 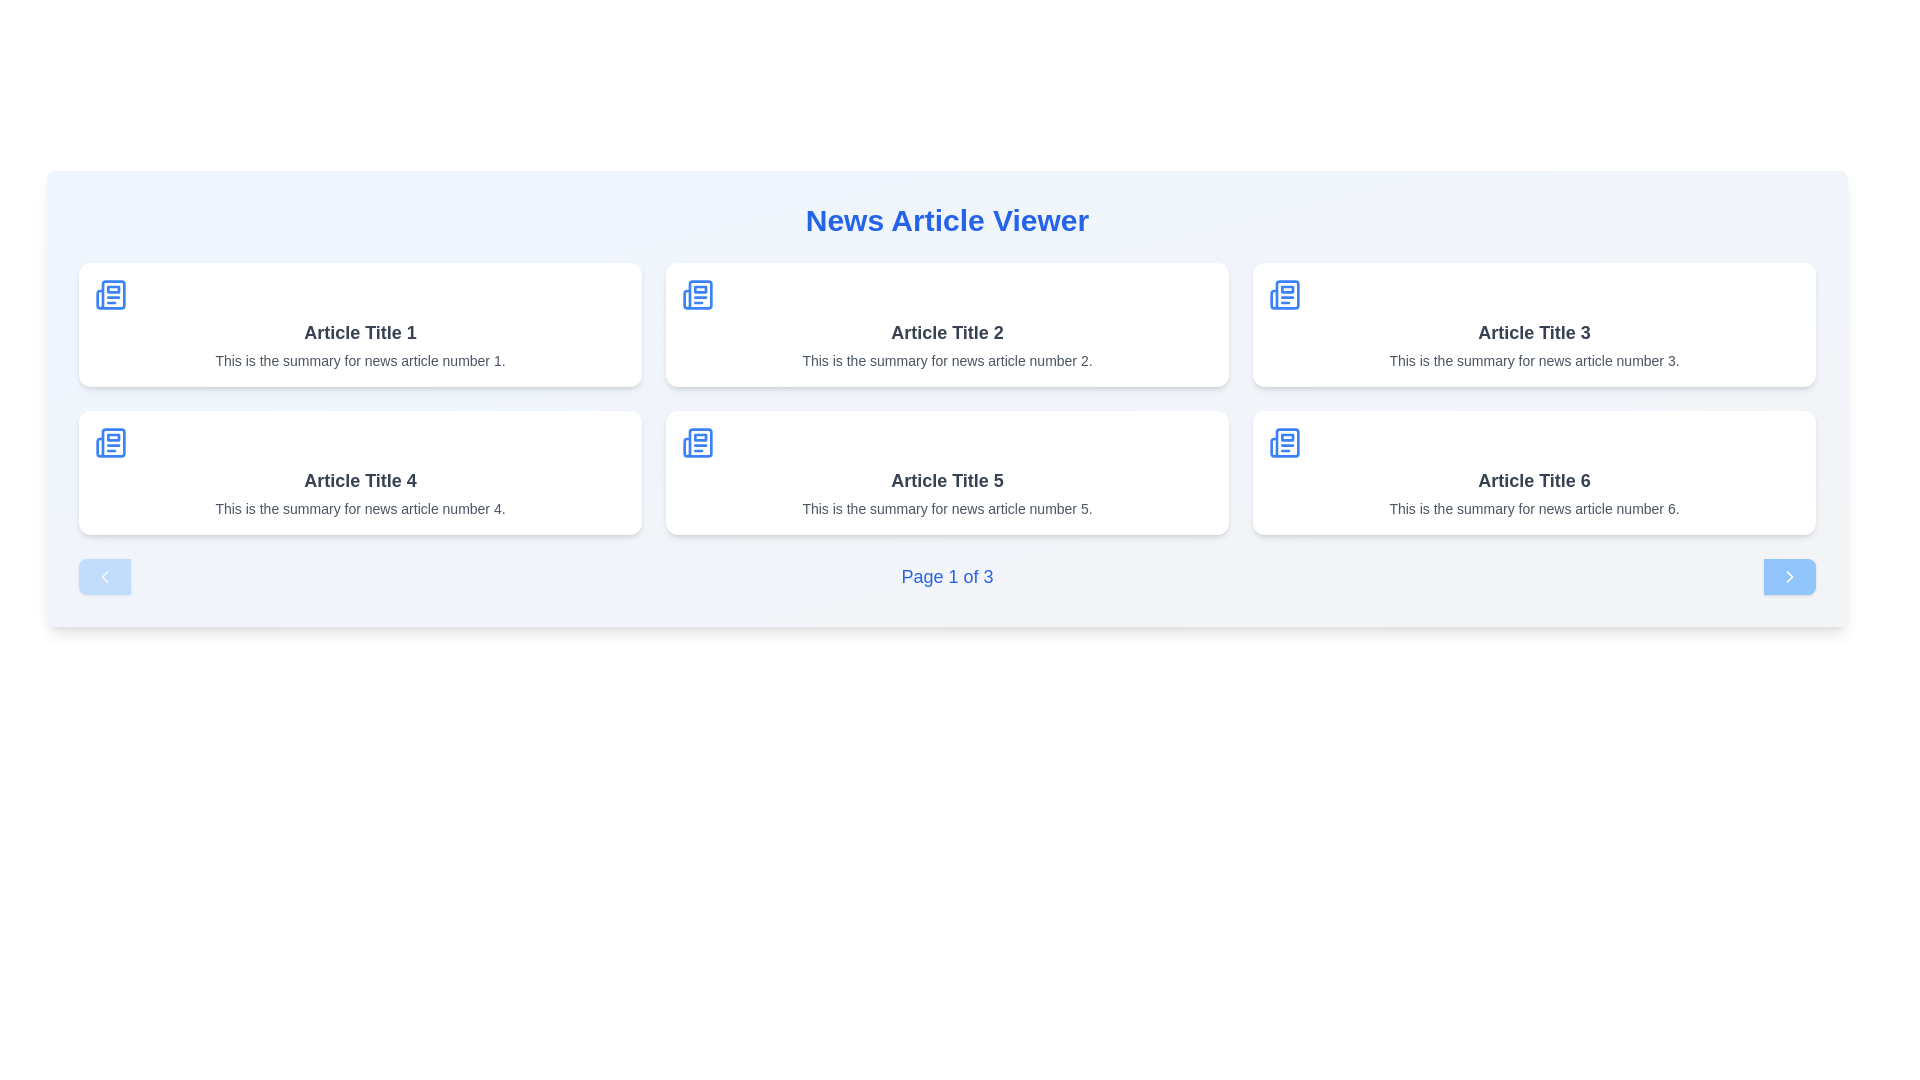 What do you see at coordinates (697, 294) in the screenshot?
I see `the icon representing the news article titled 'Article Title 2', located in the middle column of the top row` at bounding box center [697, 294].